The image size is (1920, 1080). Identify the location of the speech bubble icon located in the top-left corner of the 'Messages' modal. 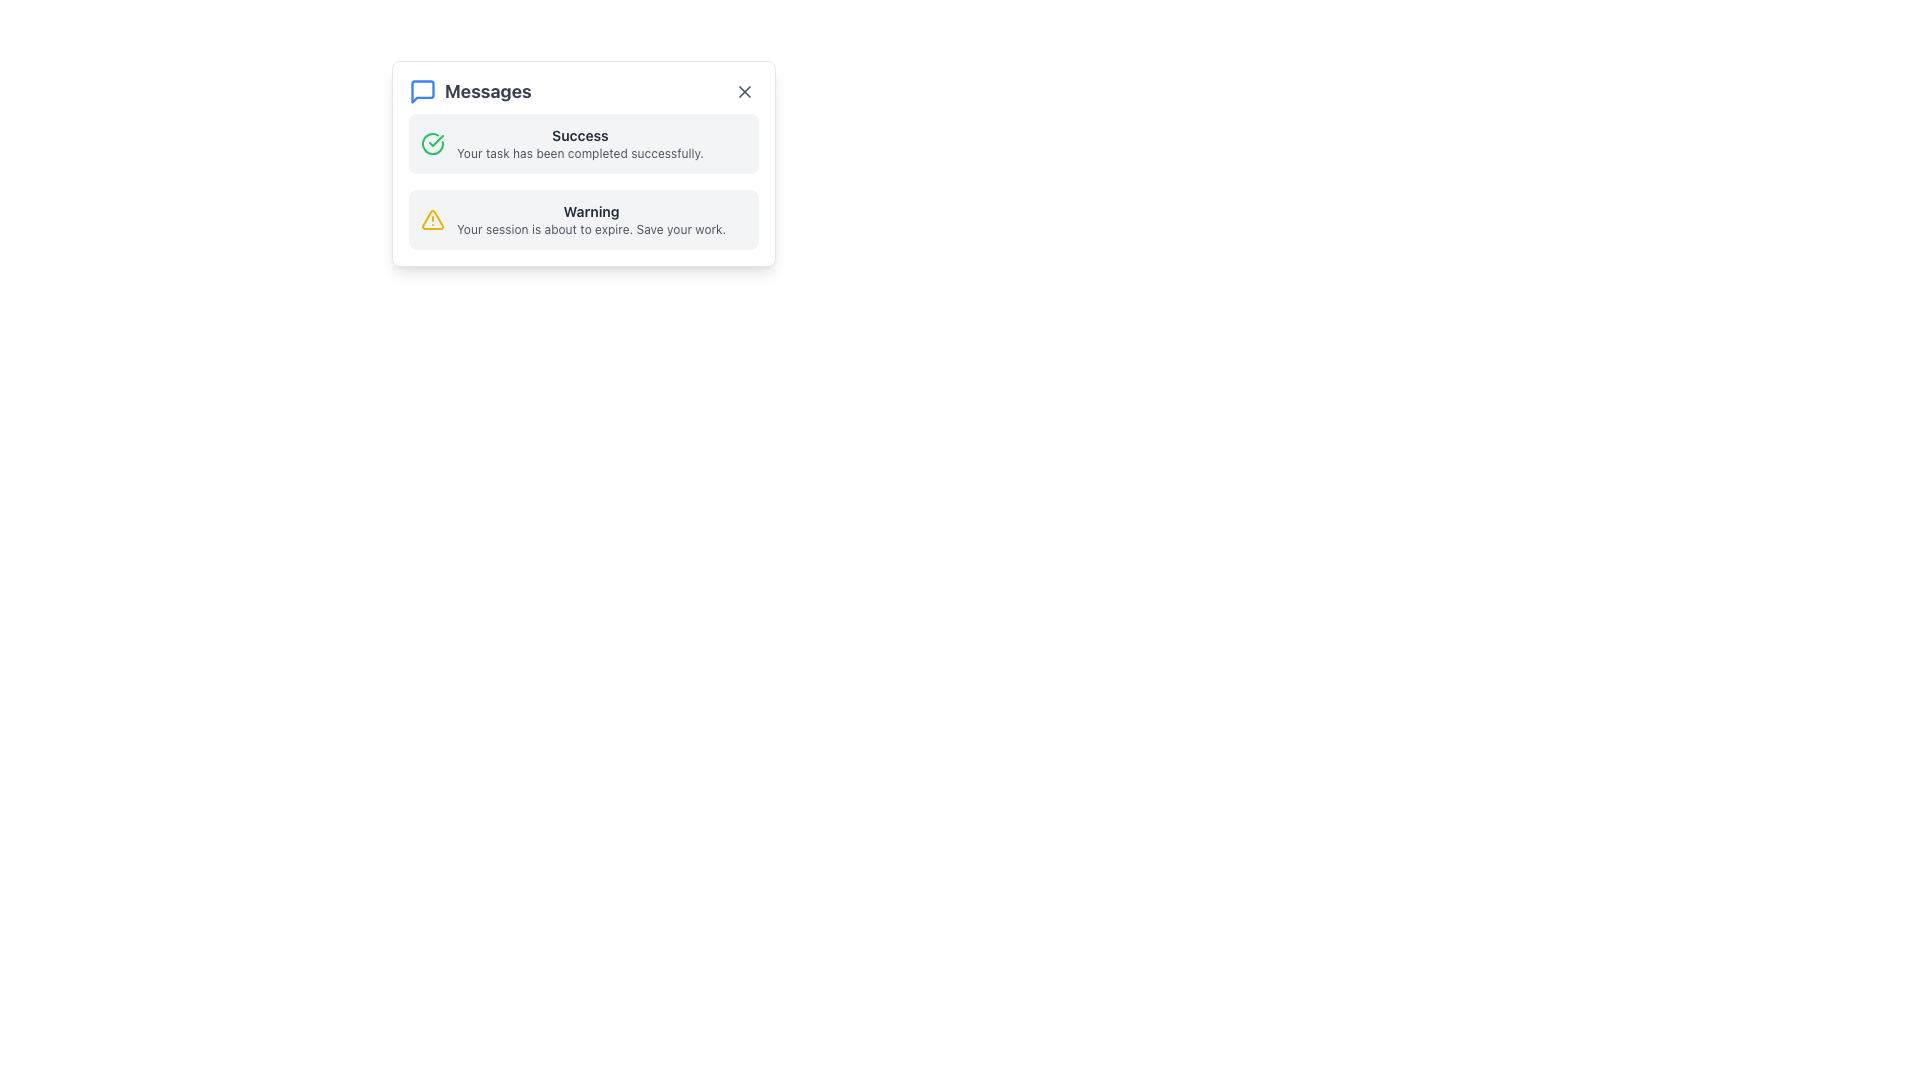
(421, 92).